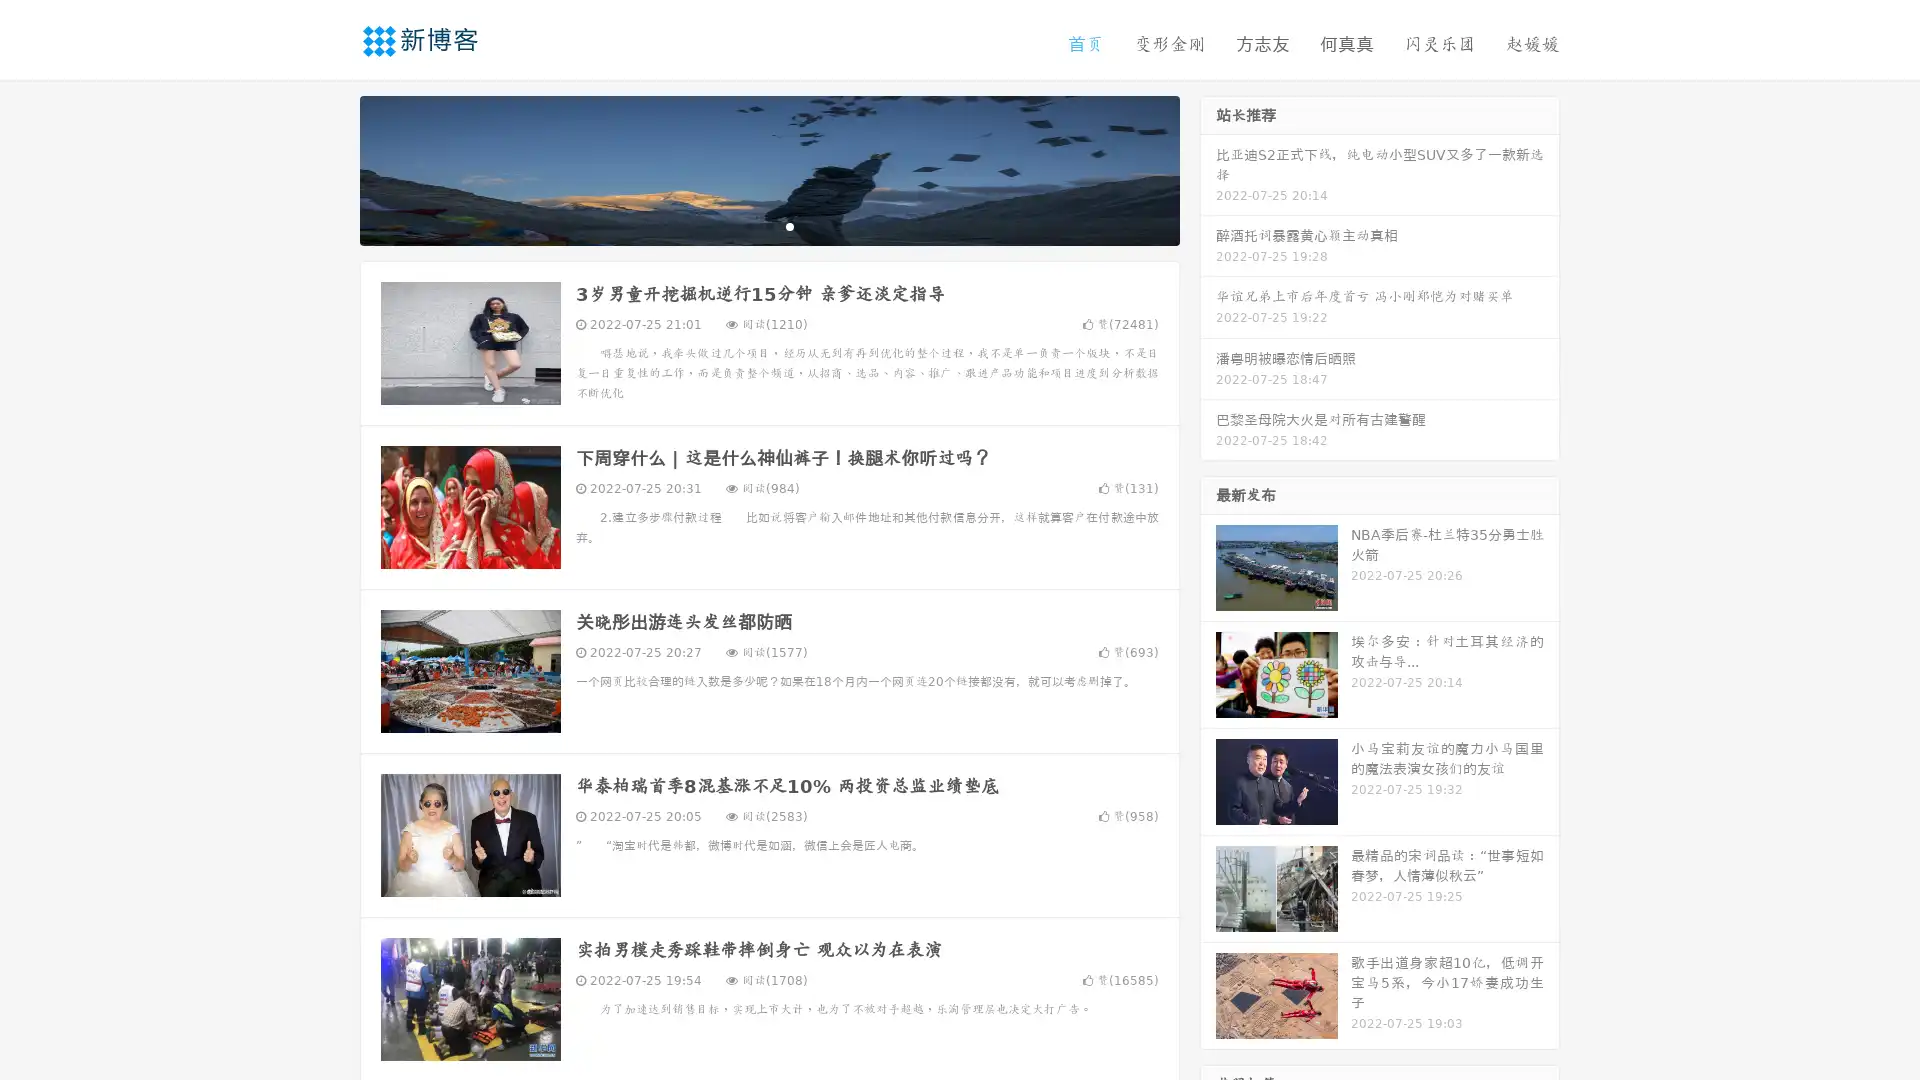  I want to click on Go to slide 1, so click(748, 225).